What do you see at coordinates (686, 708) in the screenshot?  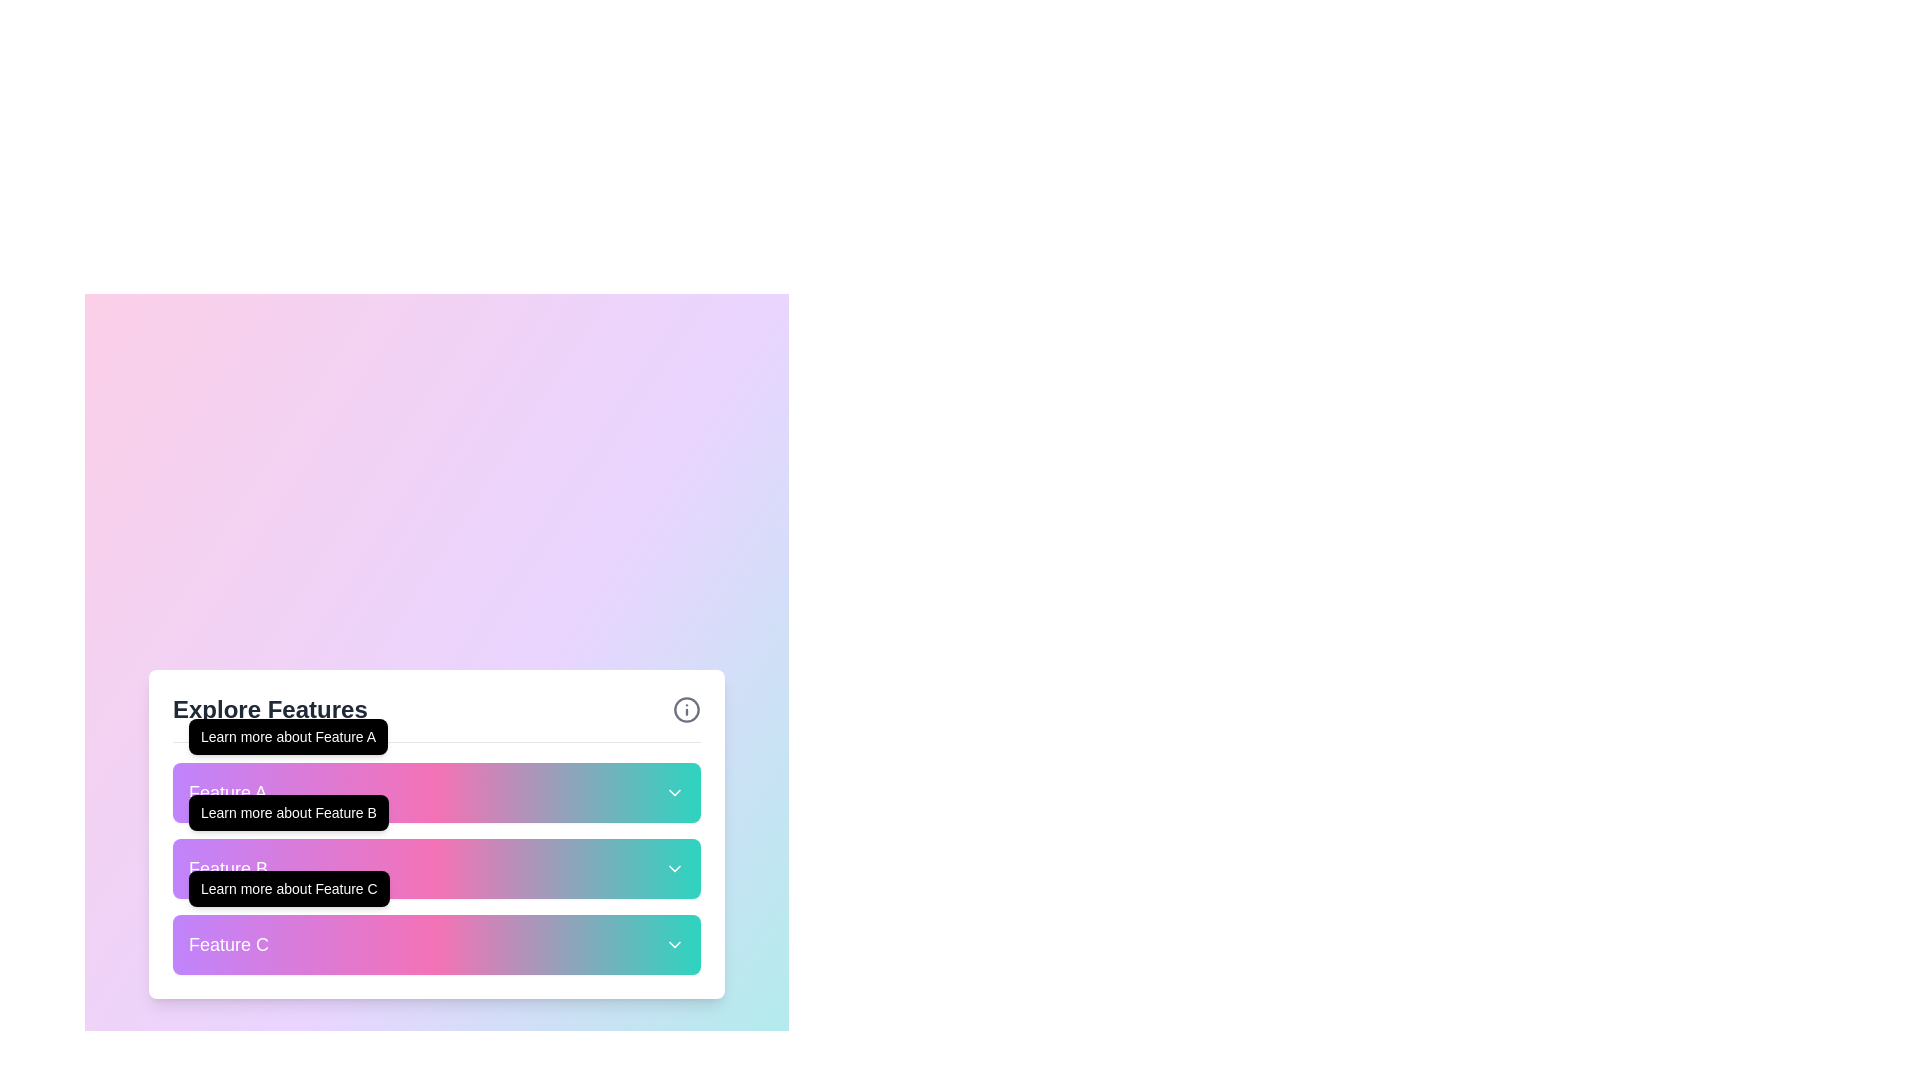 I see `the circular graphical component that is part of an information icon located at the top-right corner of a card-like structure` at bounding box center [686, 708].